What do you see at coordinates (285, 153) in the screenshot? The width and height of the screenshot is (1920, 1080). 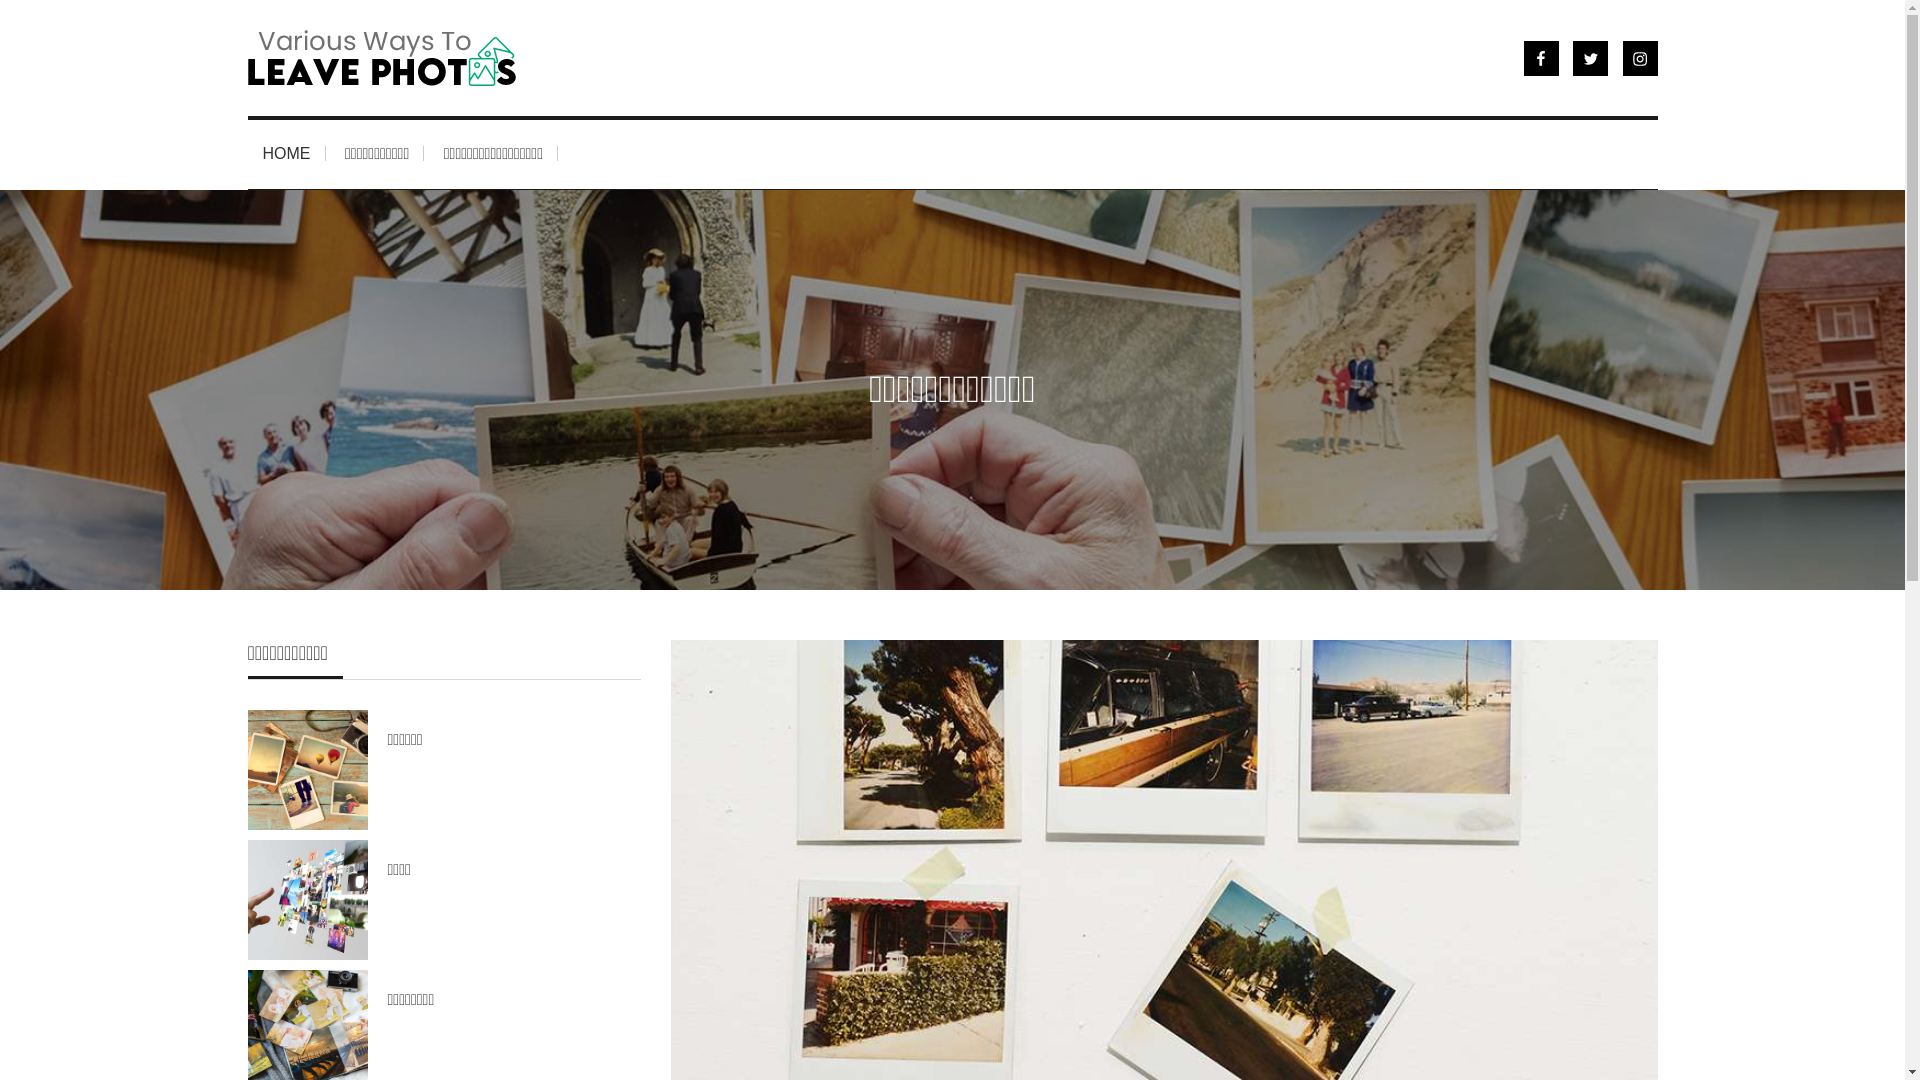 I see `'HOME'` at bounding box center [285, 153].